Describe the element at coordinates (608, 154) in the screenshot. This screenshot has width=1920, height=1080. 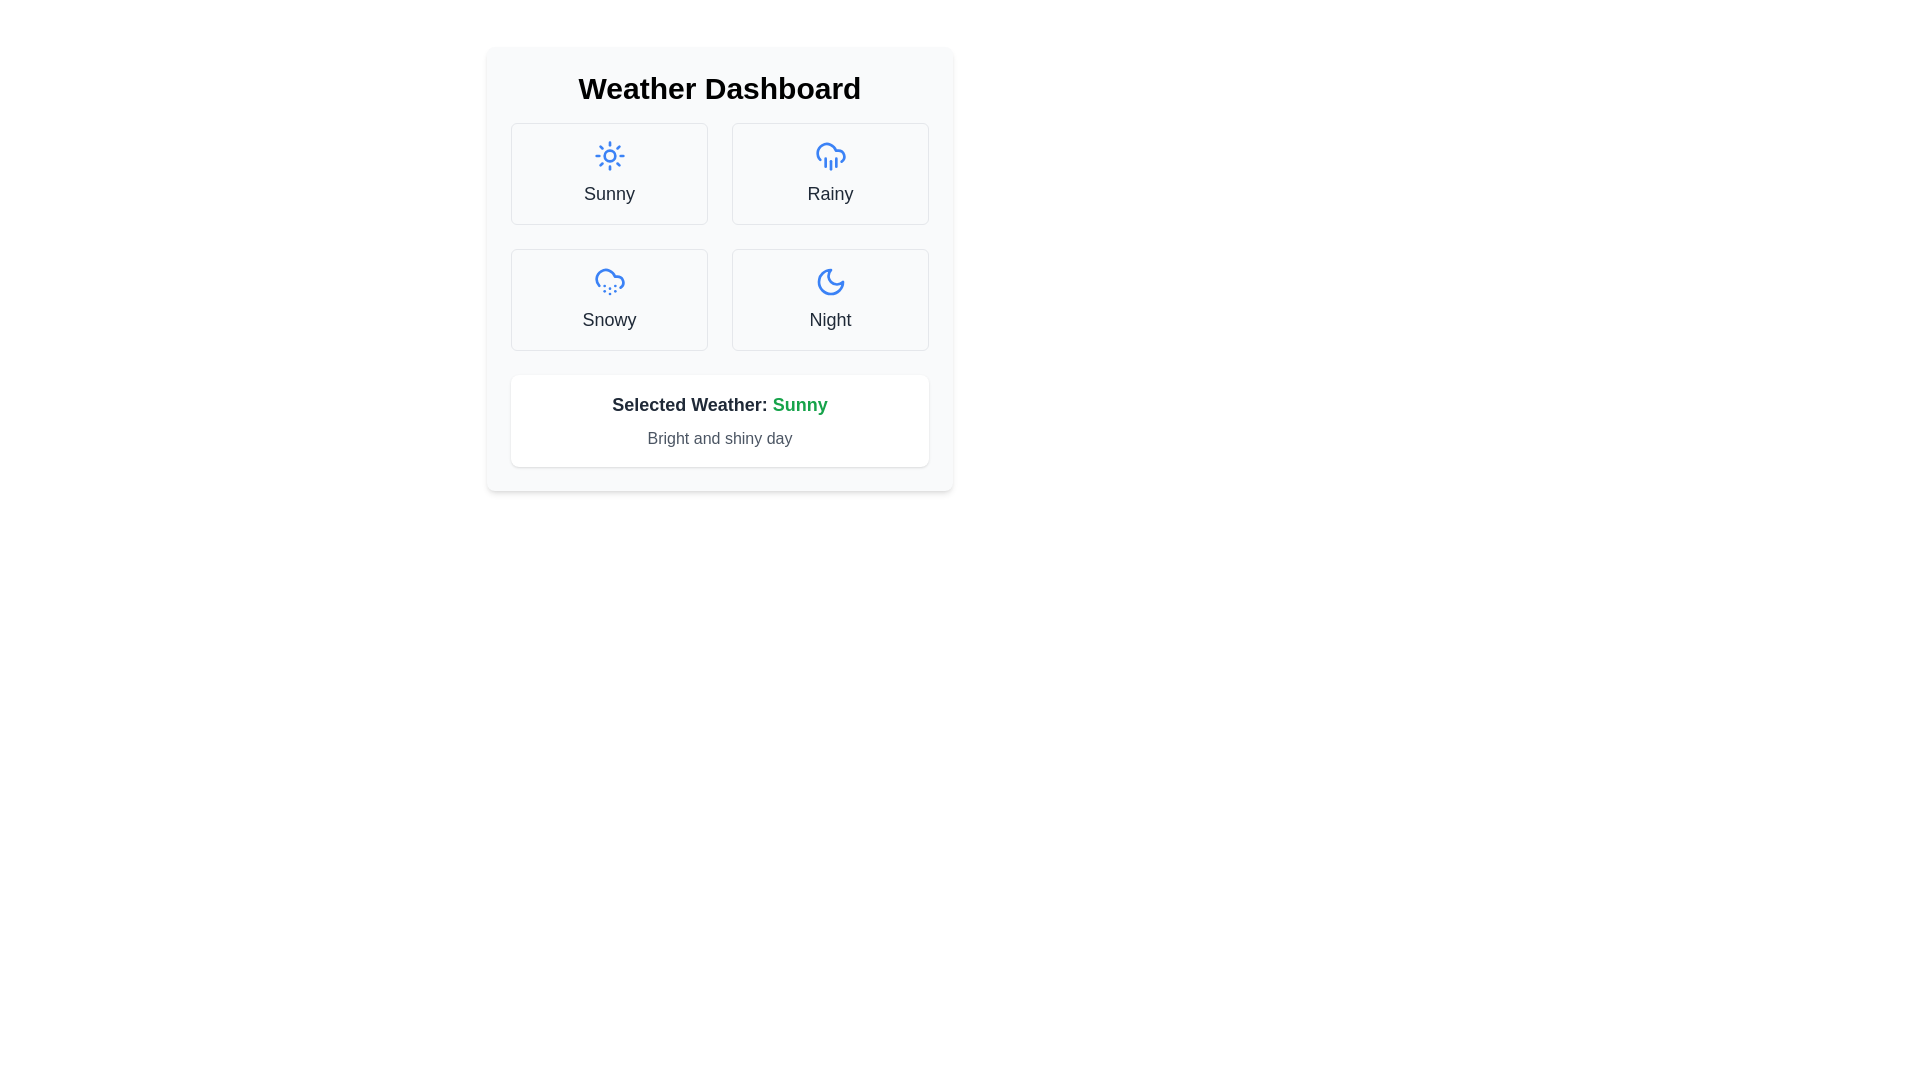
I see `the 'Sunny' weather icon in the weather selection interface, which is the first icon in the grid` at that location.